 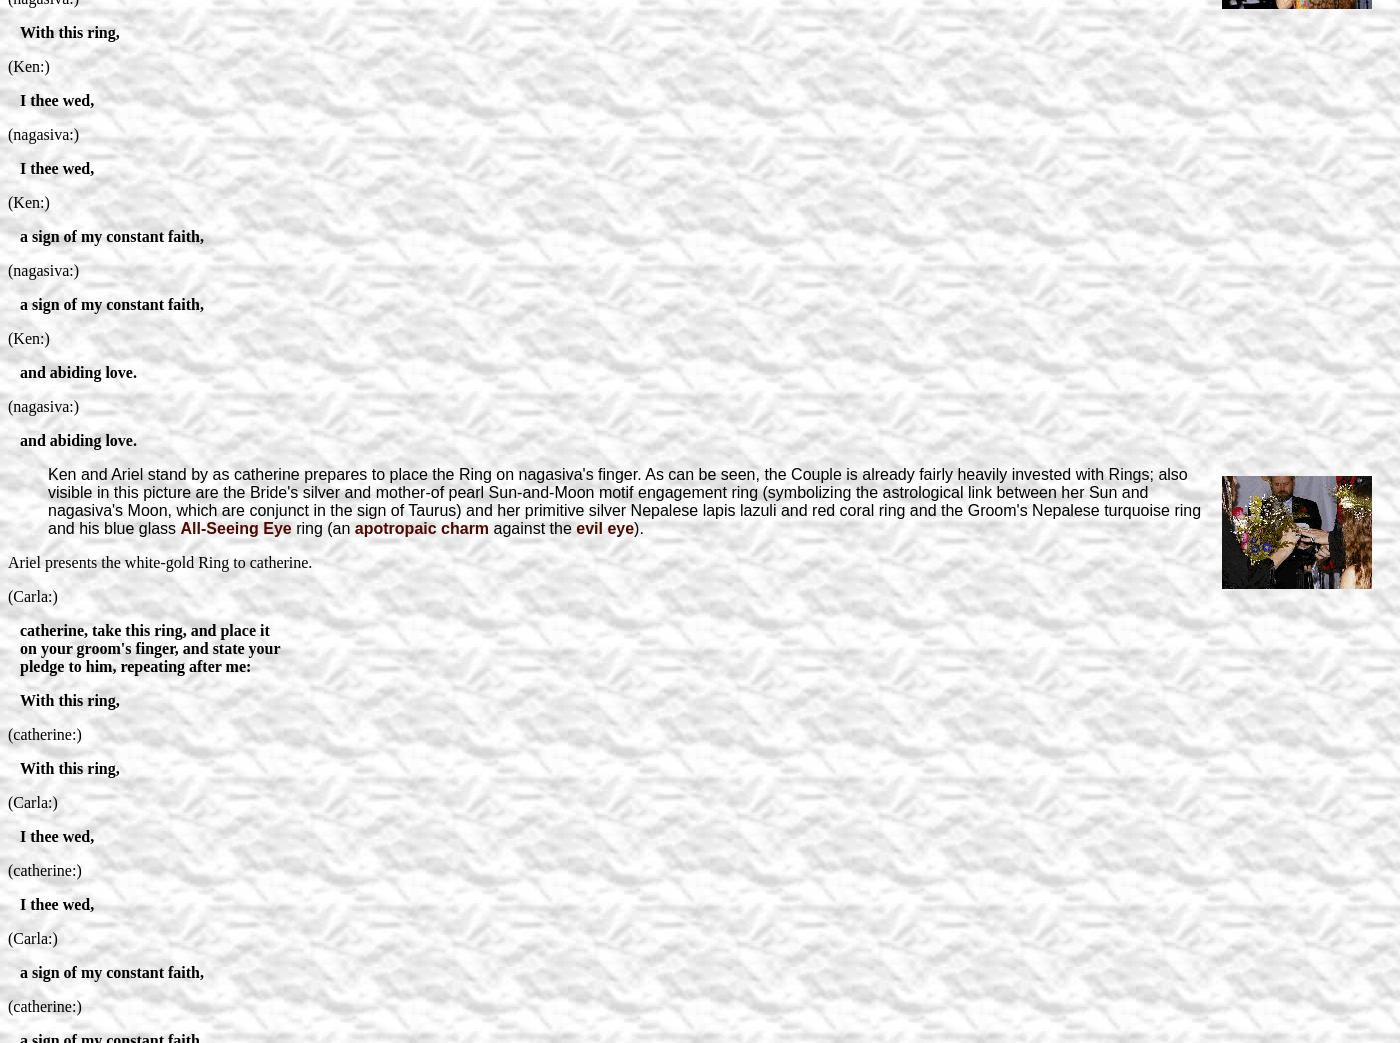 What do you see at coordinates (322, 527) in the screenshot?
I see `'ring (an'` at bounding box center [322, 527].